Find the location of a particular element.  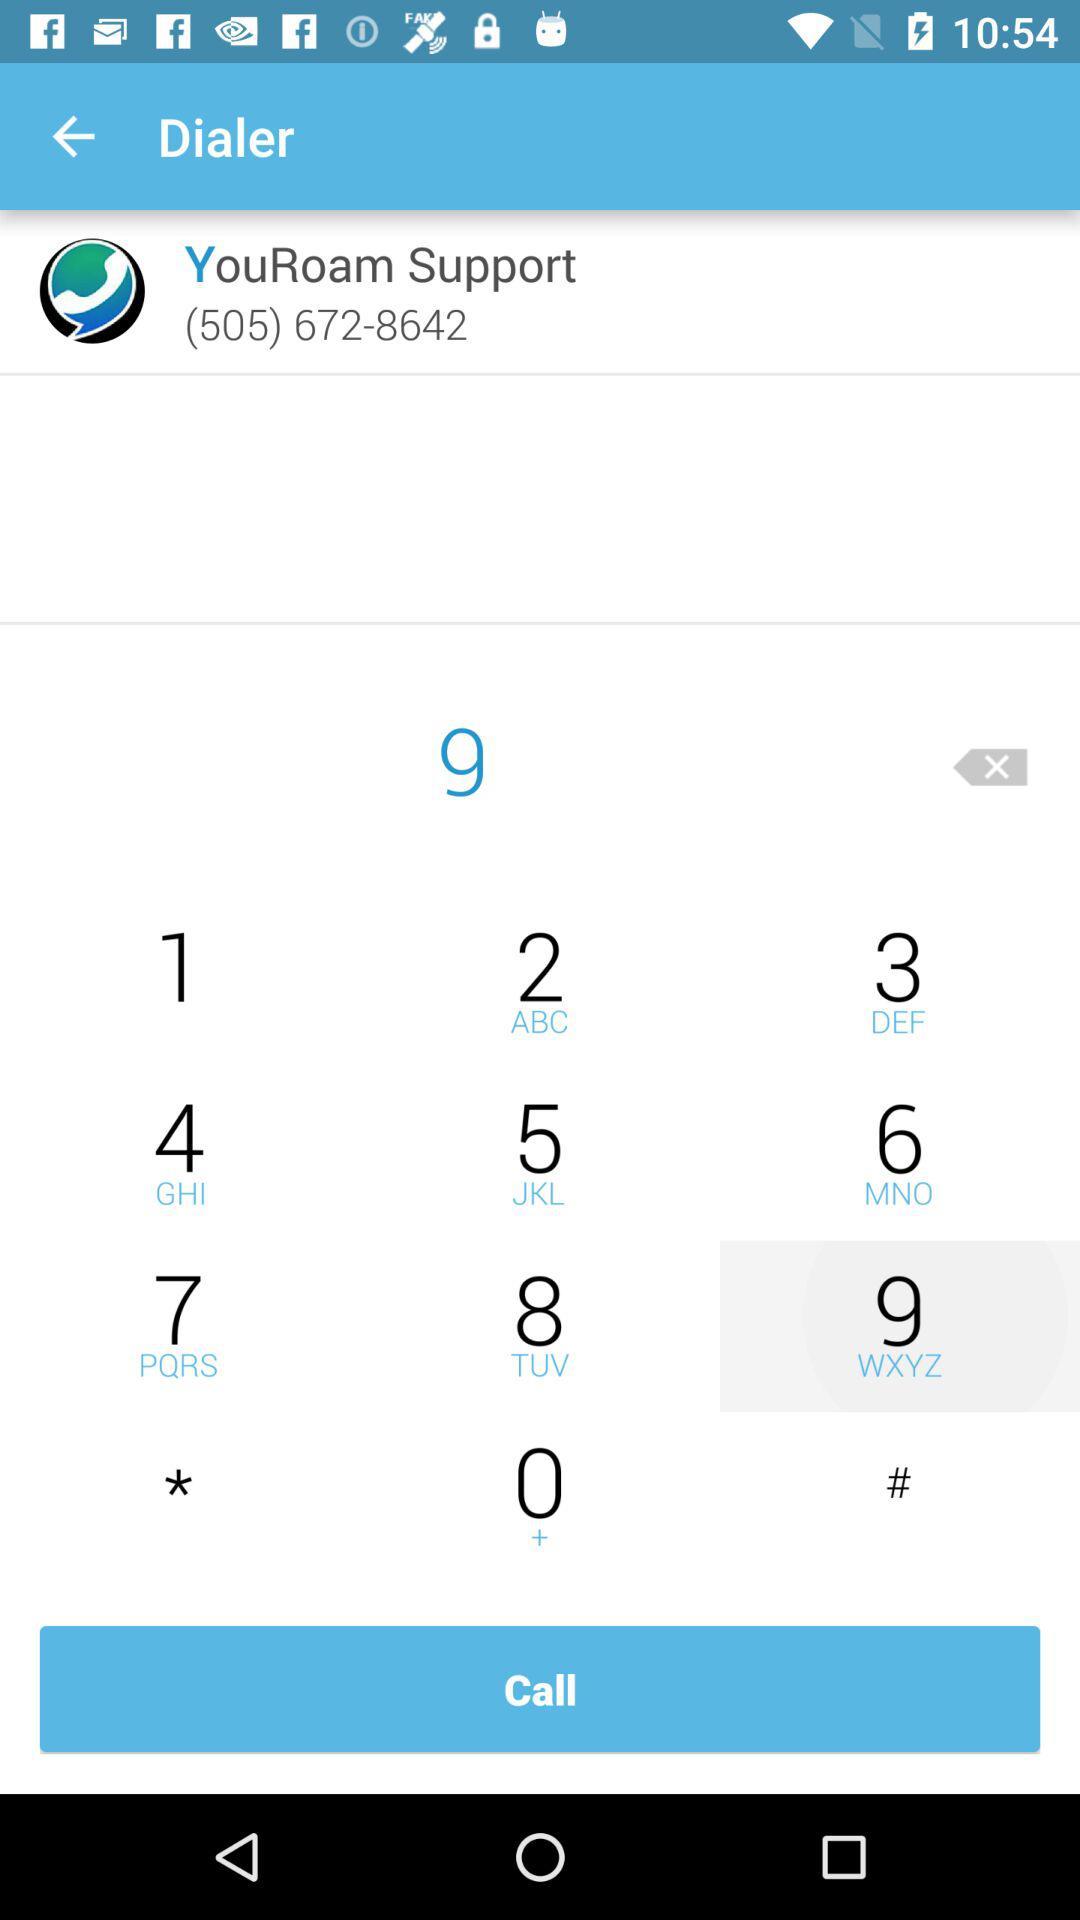

the icon below the youroam support item is located at coordinates (325, 323).